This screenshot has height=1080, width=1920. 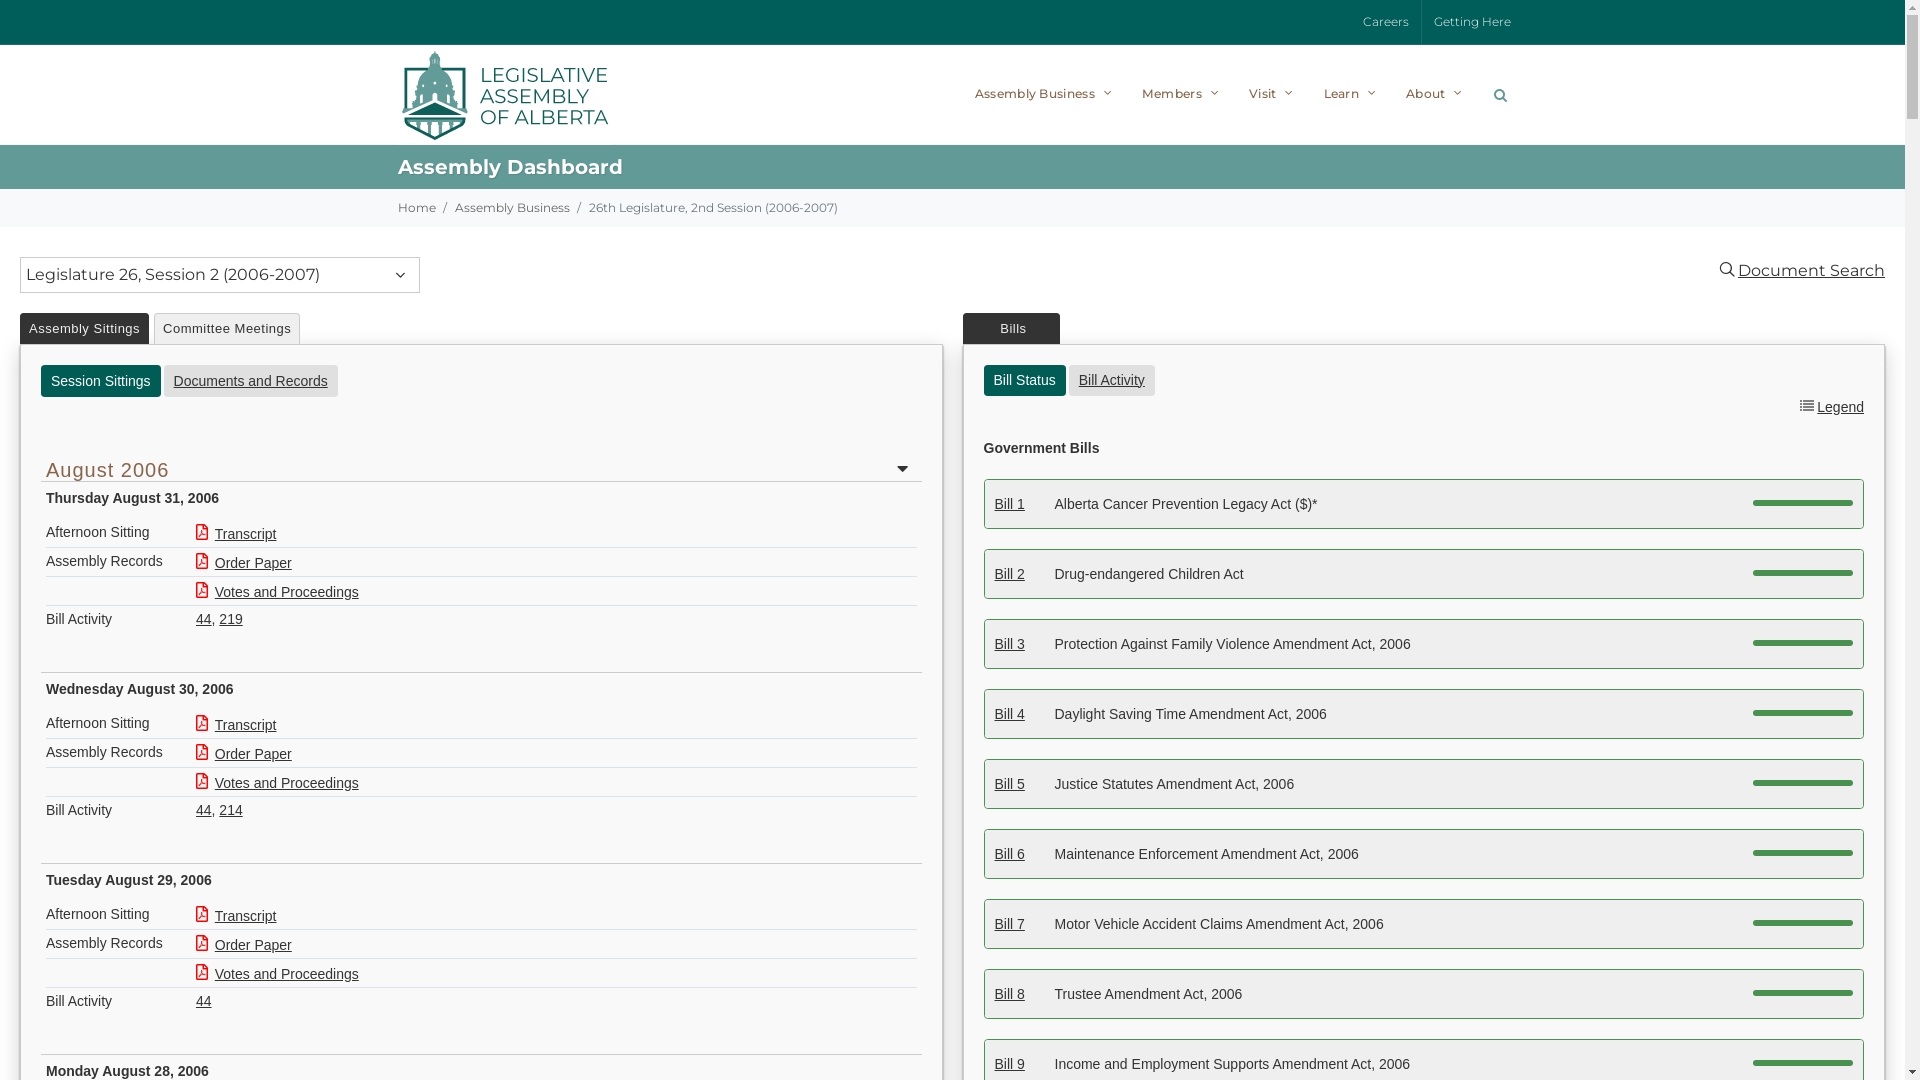 What do you see at coordinates (249, 380) in the screenshot?
I see `'Documents and Records'` at bounding box center [249, 380].